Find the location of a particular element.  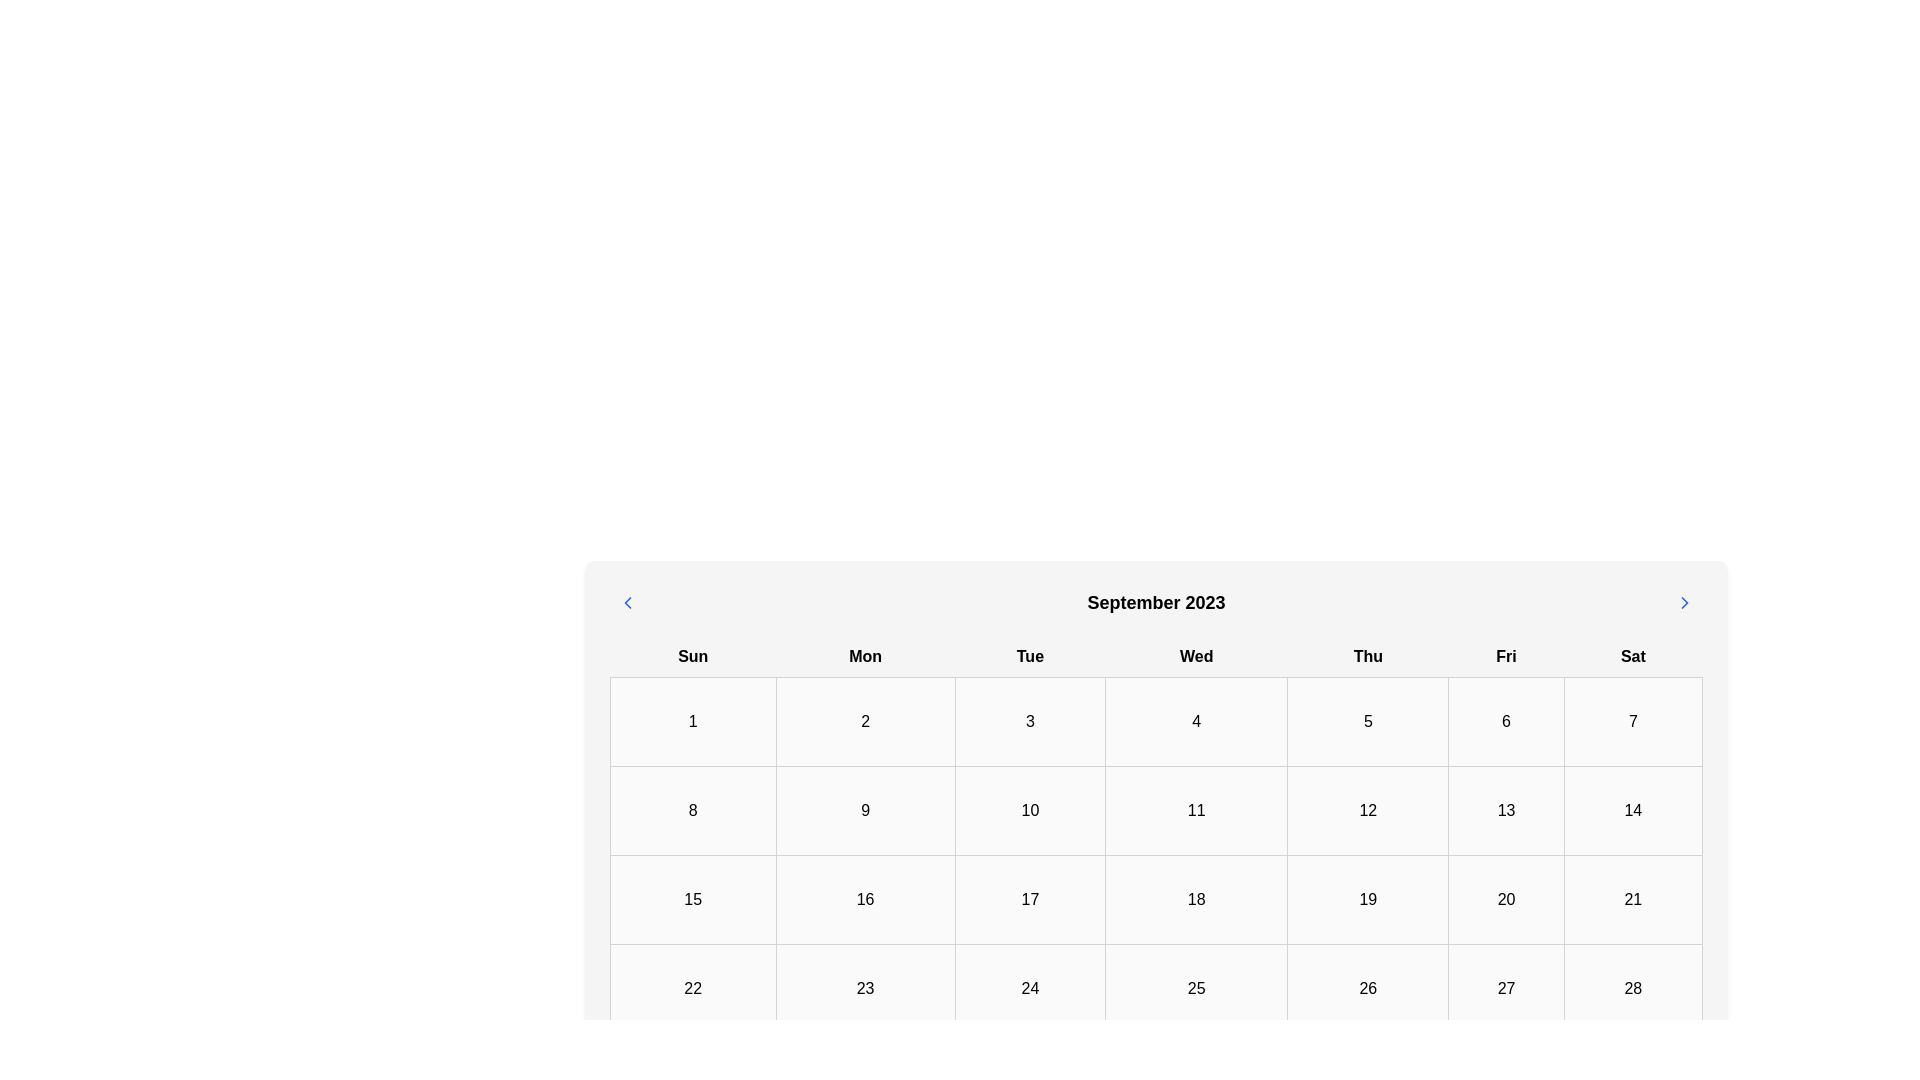

the text label displaying 'Fri', which is the sixth item in a horizontal row of weekday names is located at coordinates (1506, 657).